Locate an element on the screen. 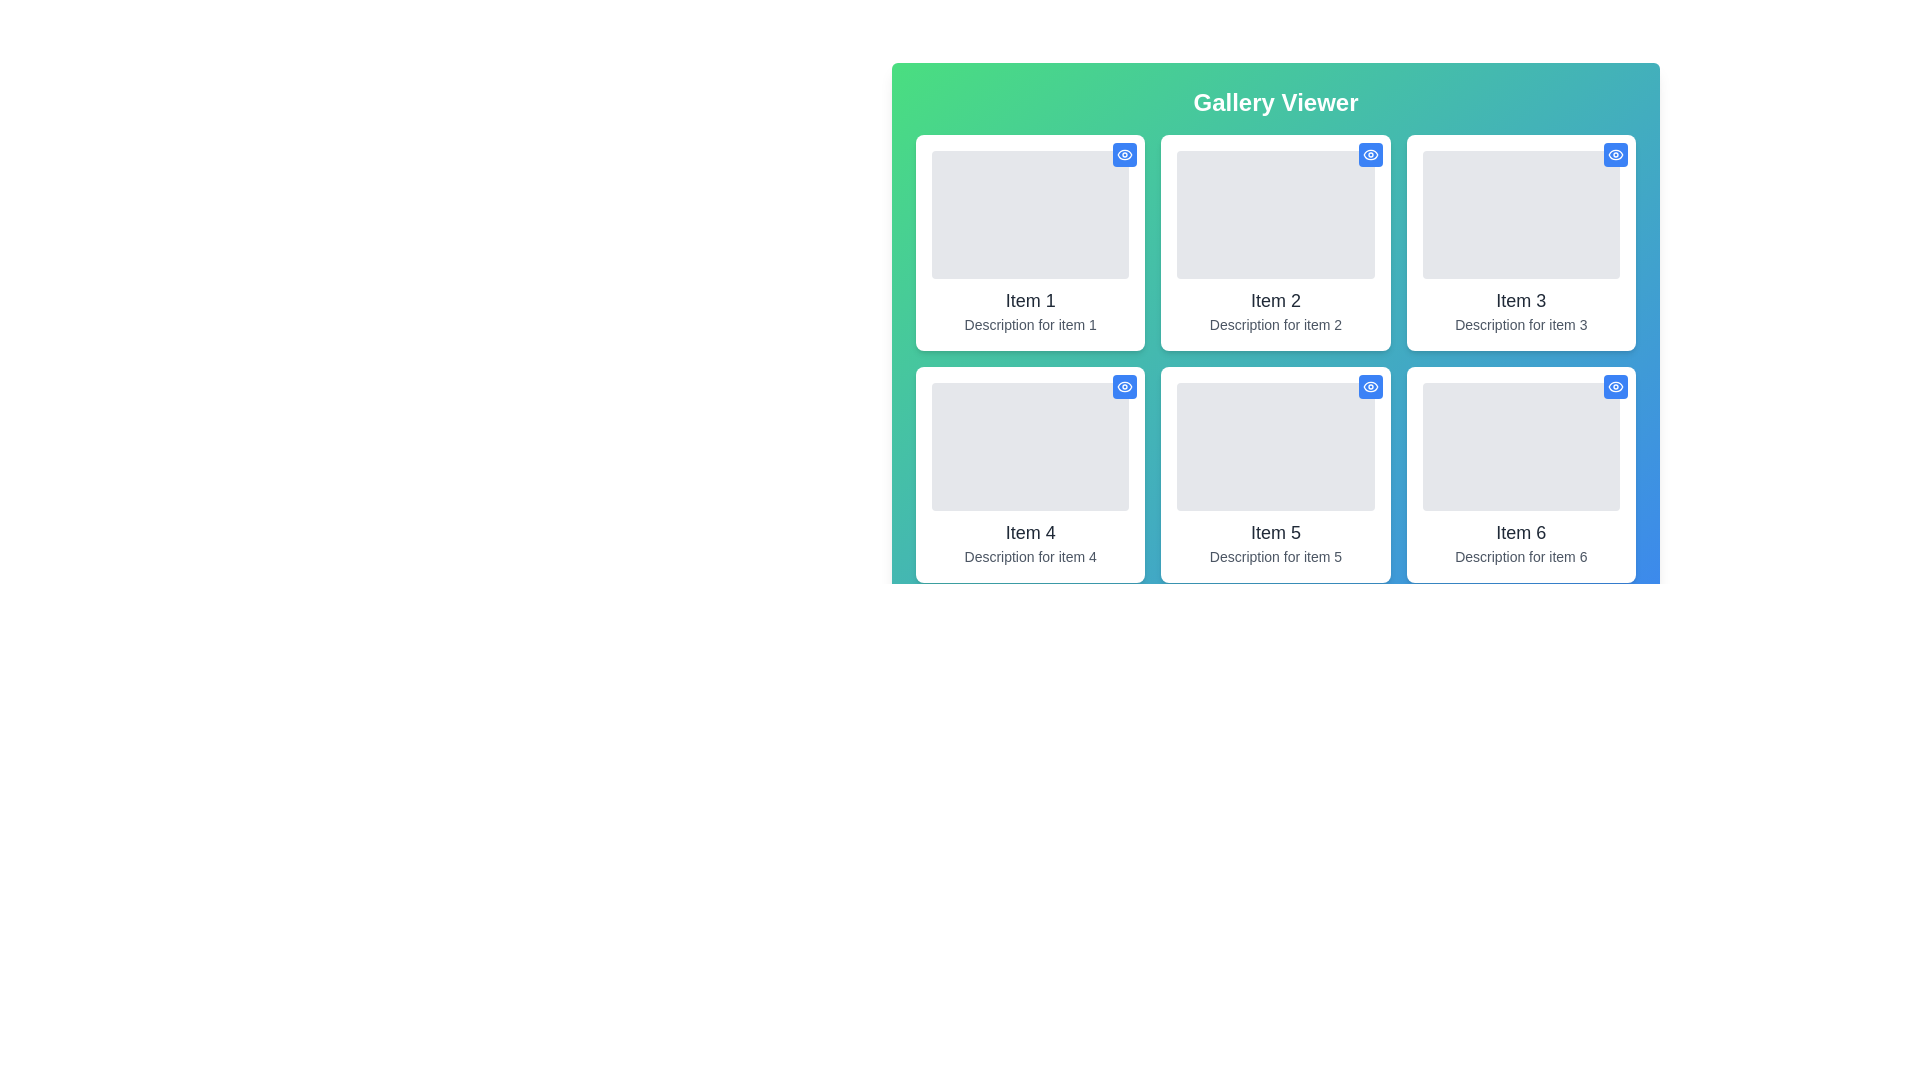 The height and width of the screenshot is (1080, 1920). the text label displaying 'Item 5' that is bold and dark gray, positioned above the description 'Description for item 5' in the second row, middle column of the grid layout is located at coordinates (1275, 531).